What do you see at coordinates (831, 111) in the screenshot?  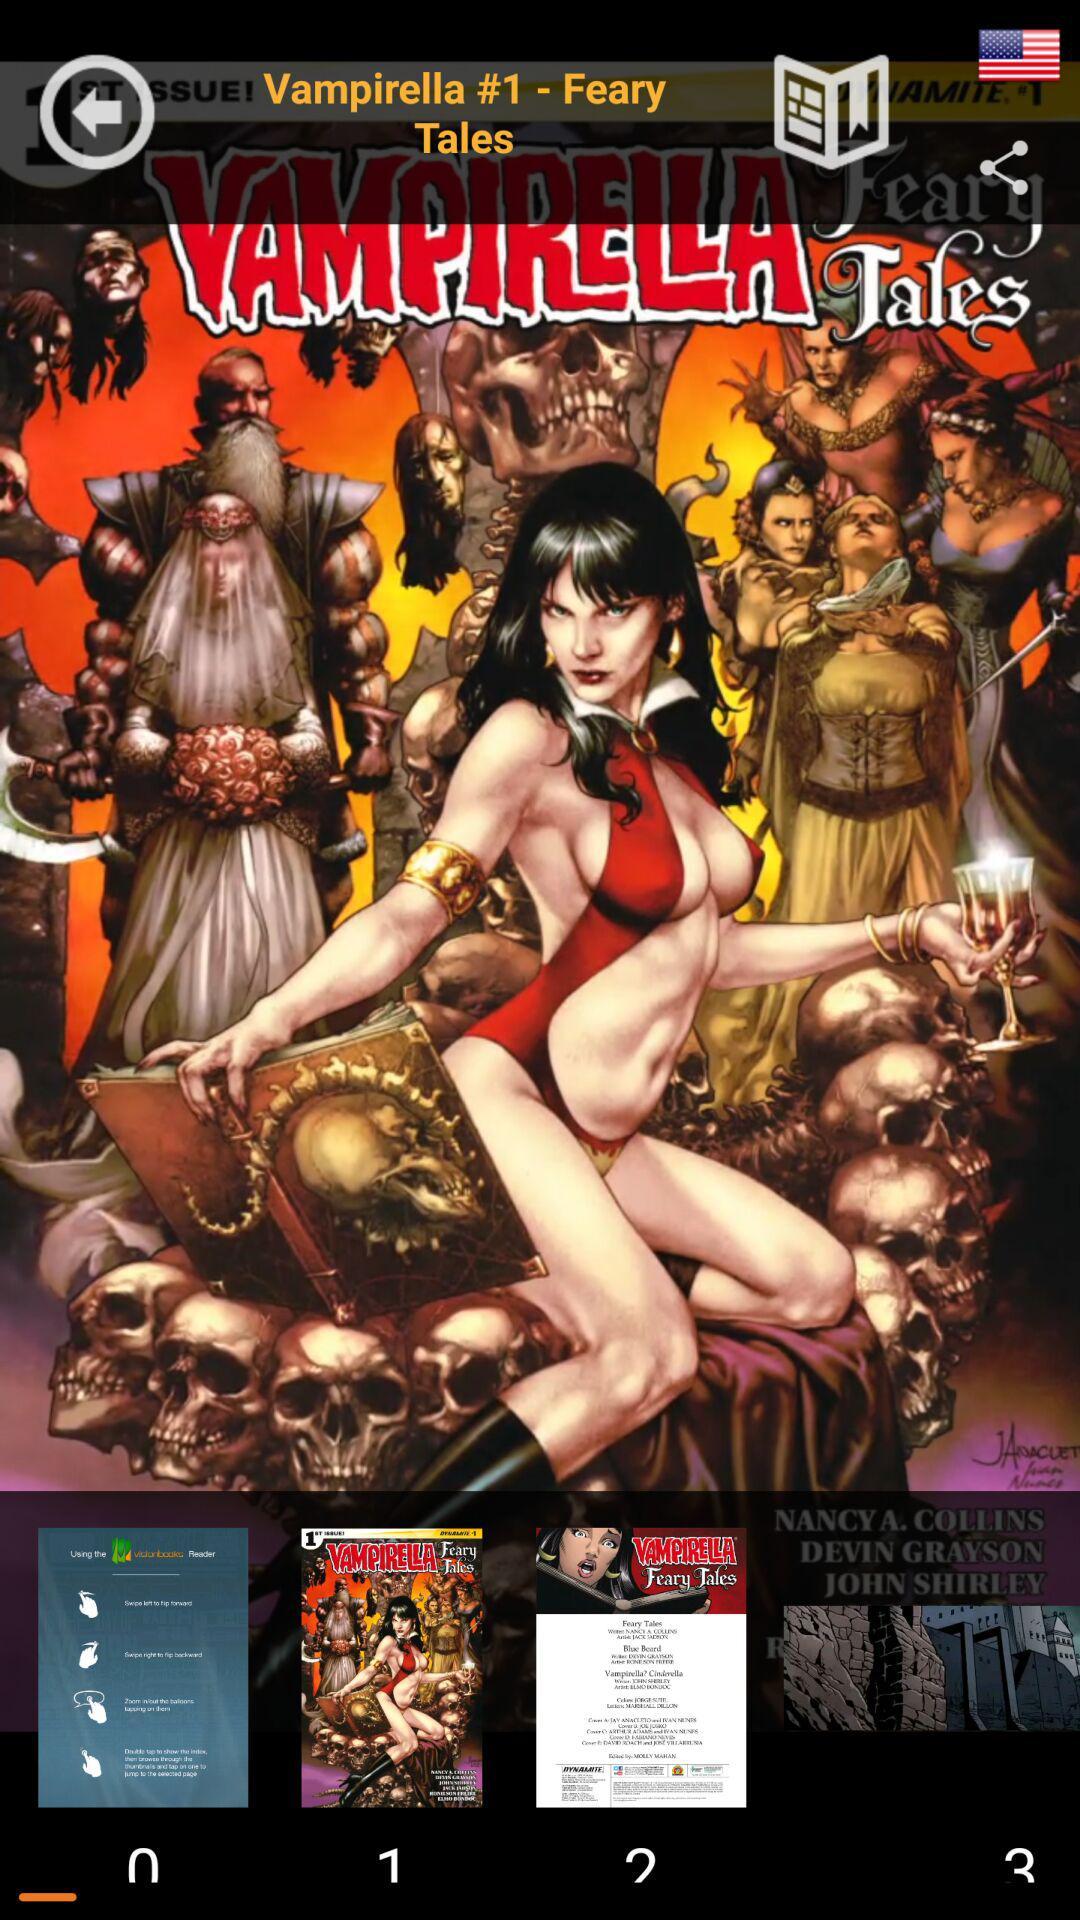 I see `the bookmark icon` at bounding box center [831, 111].